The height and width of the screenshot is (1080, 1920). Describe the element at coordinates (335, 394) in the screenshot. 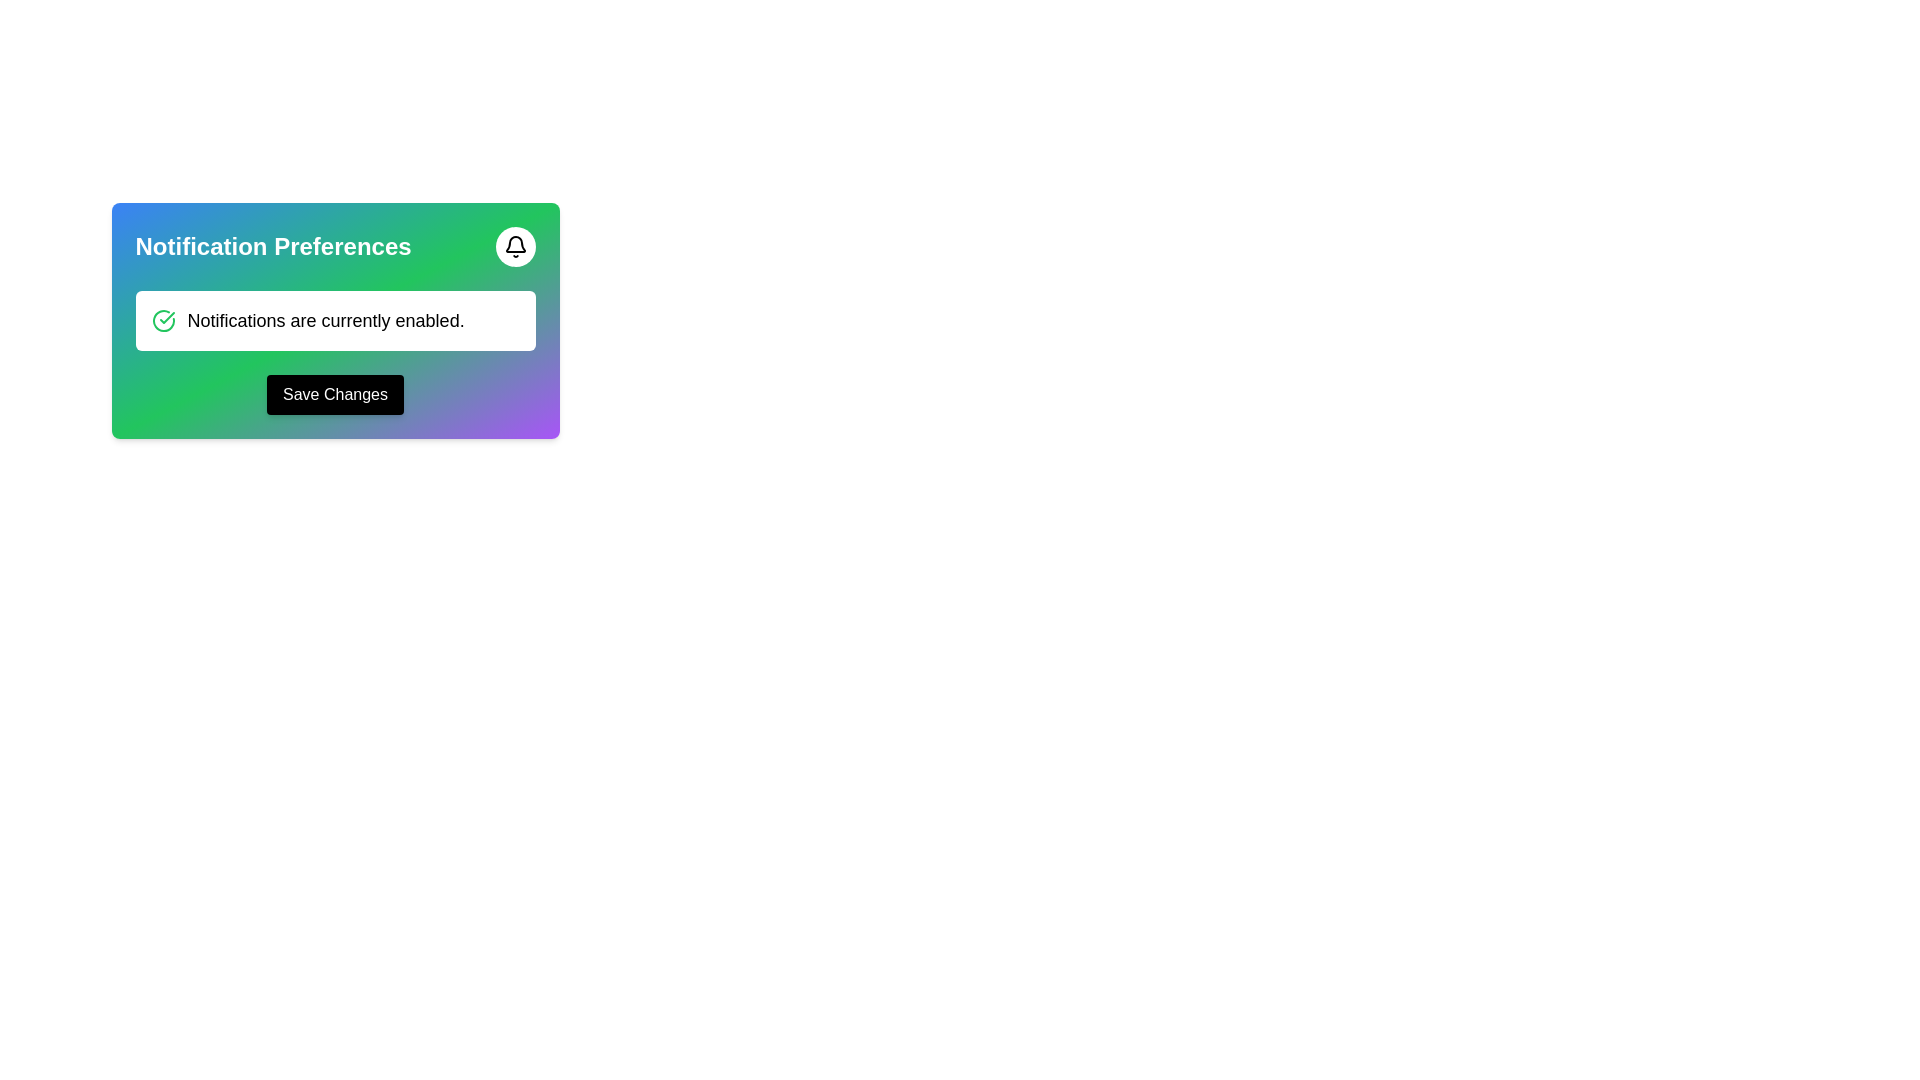

I see `the confirm button at the bottom of the 'Notification Preferences' card` at that location.